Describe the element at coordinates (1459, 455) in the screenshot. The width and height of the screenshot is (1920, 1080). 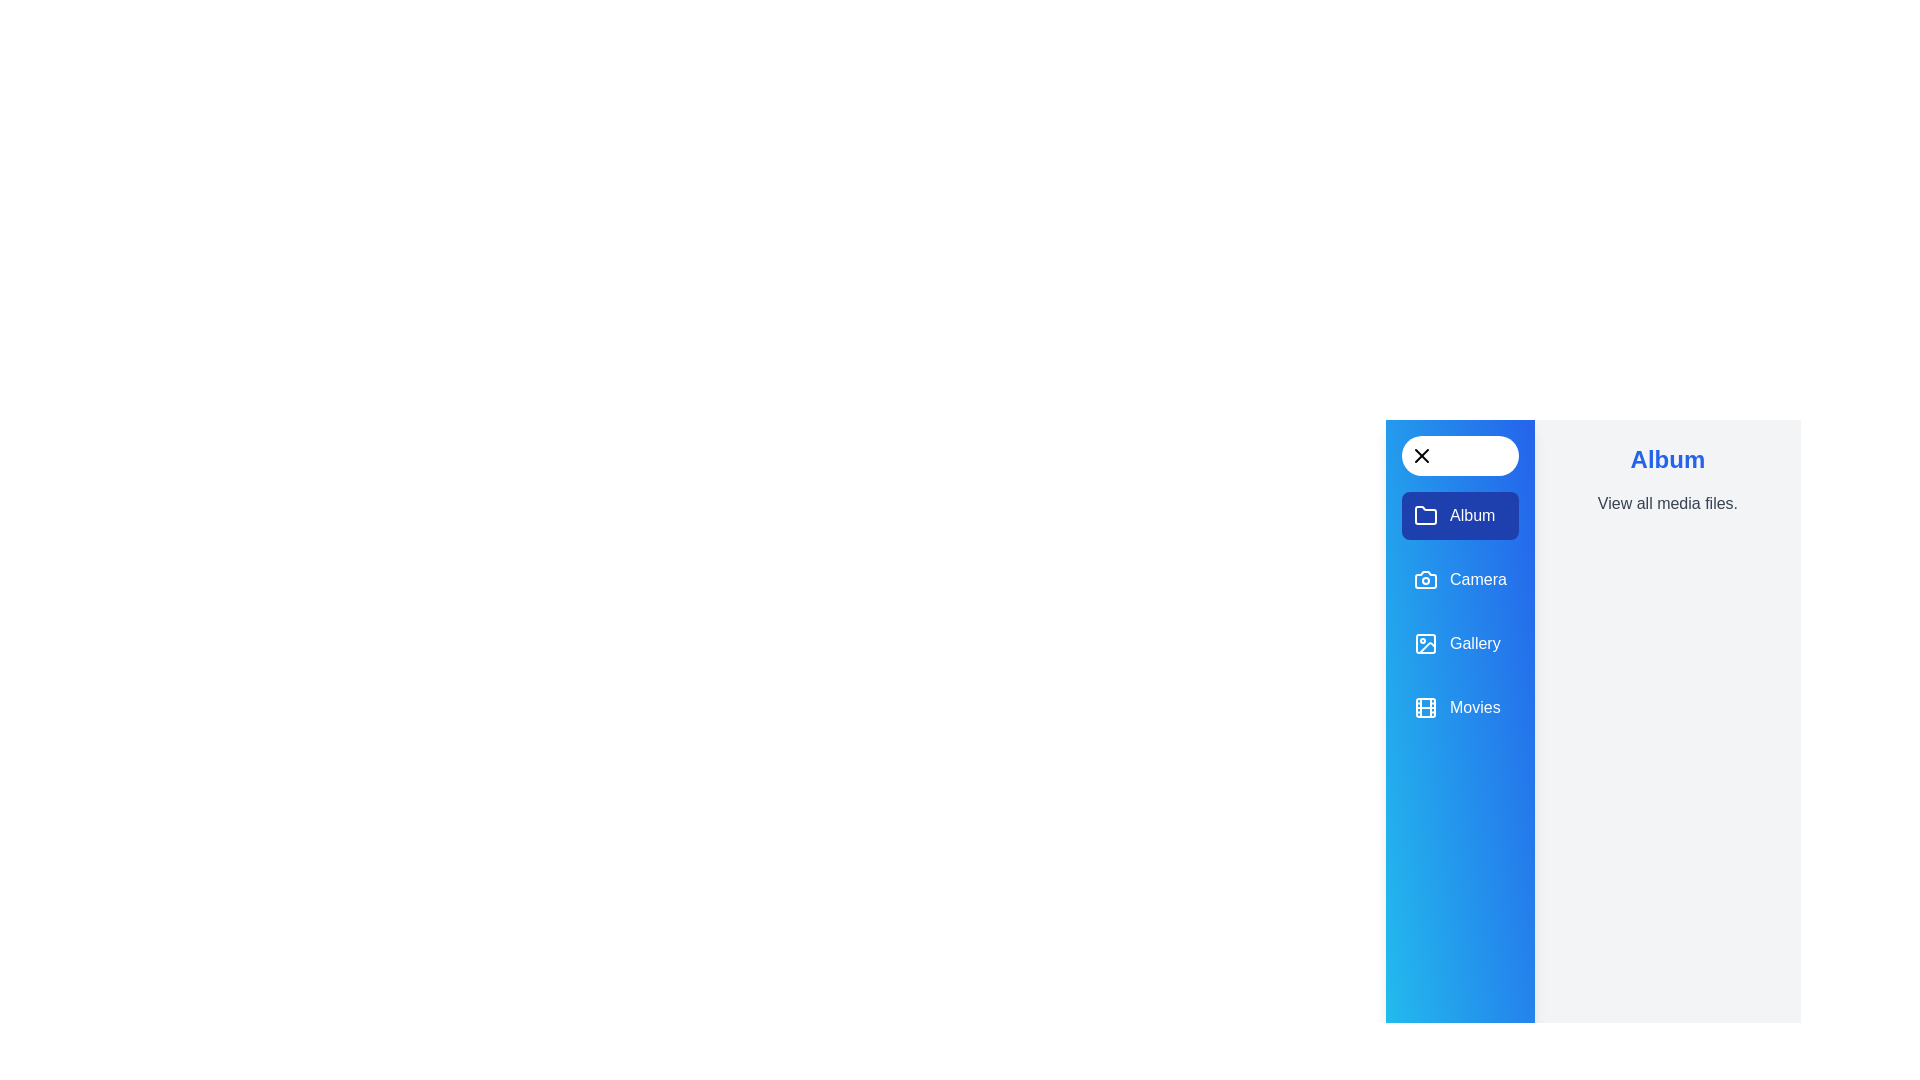
I see `toggle button to expand or collapse the multimedia drawer` at that location.